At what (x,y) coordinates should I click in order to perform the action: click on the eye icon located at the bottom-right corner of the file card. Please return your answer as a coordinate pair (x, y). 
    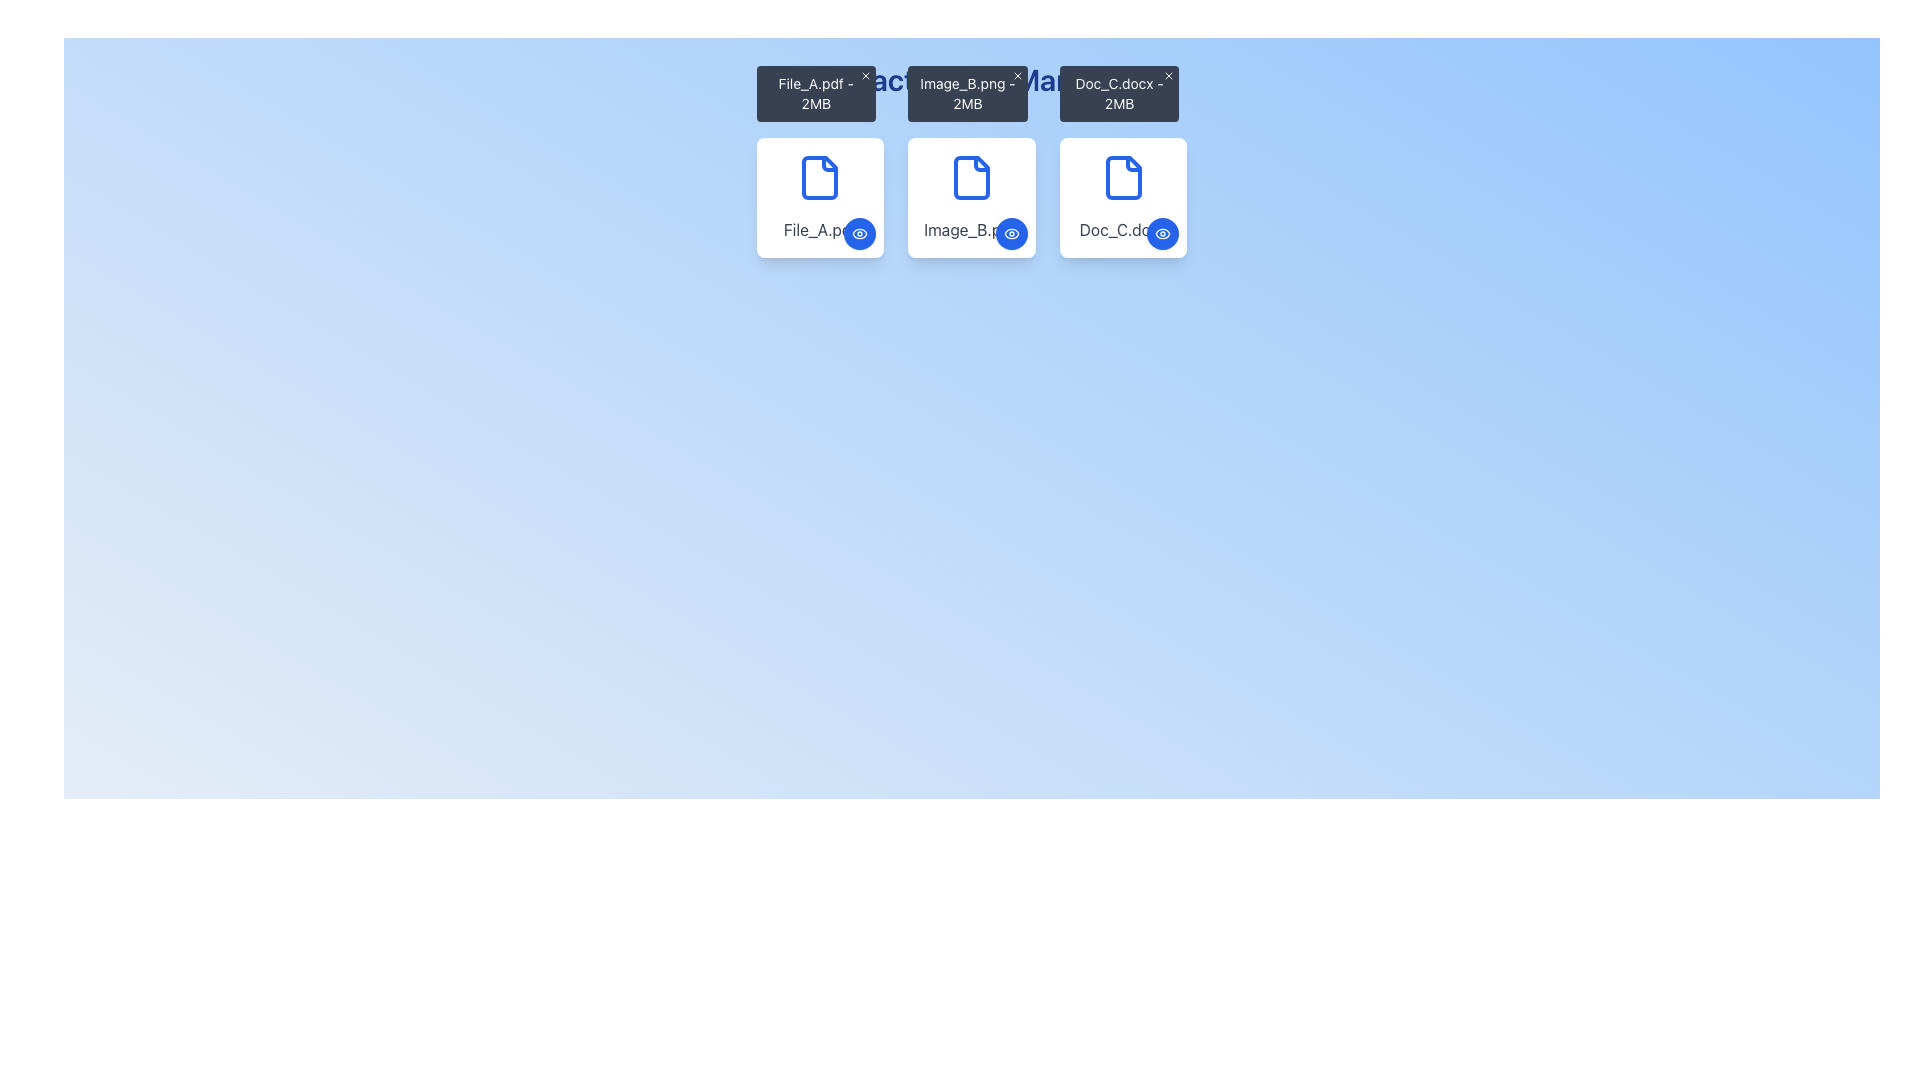
    Looking at the image, I should click on (860, 233).